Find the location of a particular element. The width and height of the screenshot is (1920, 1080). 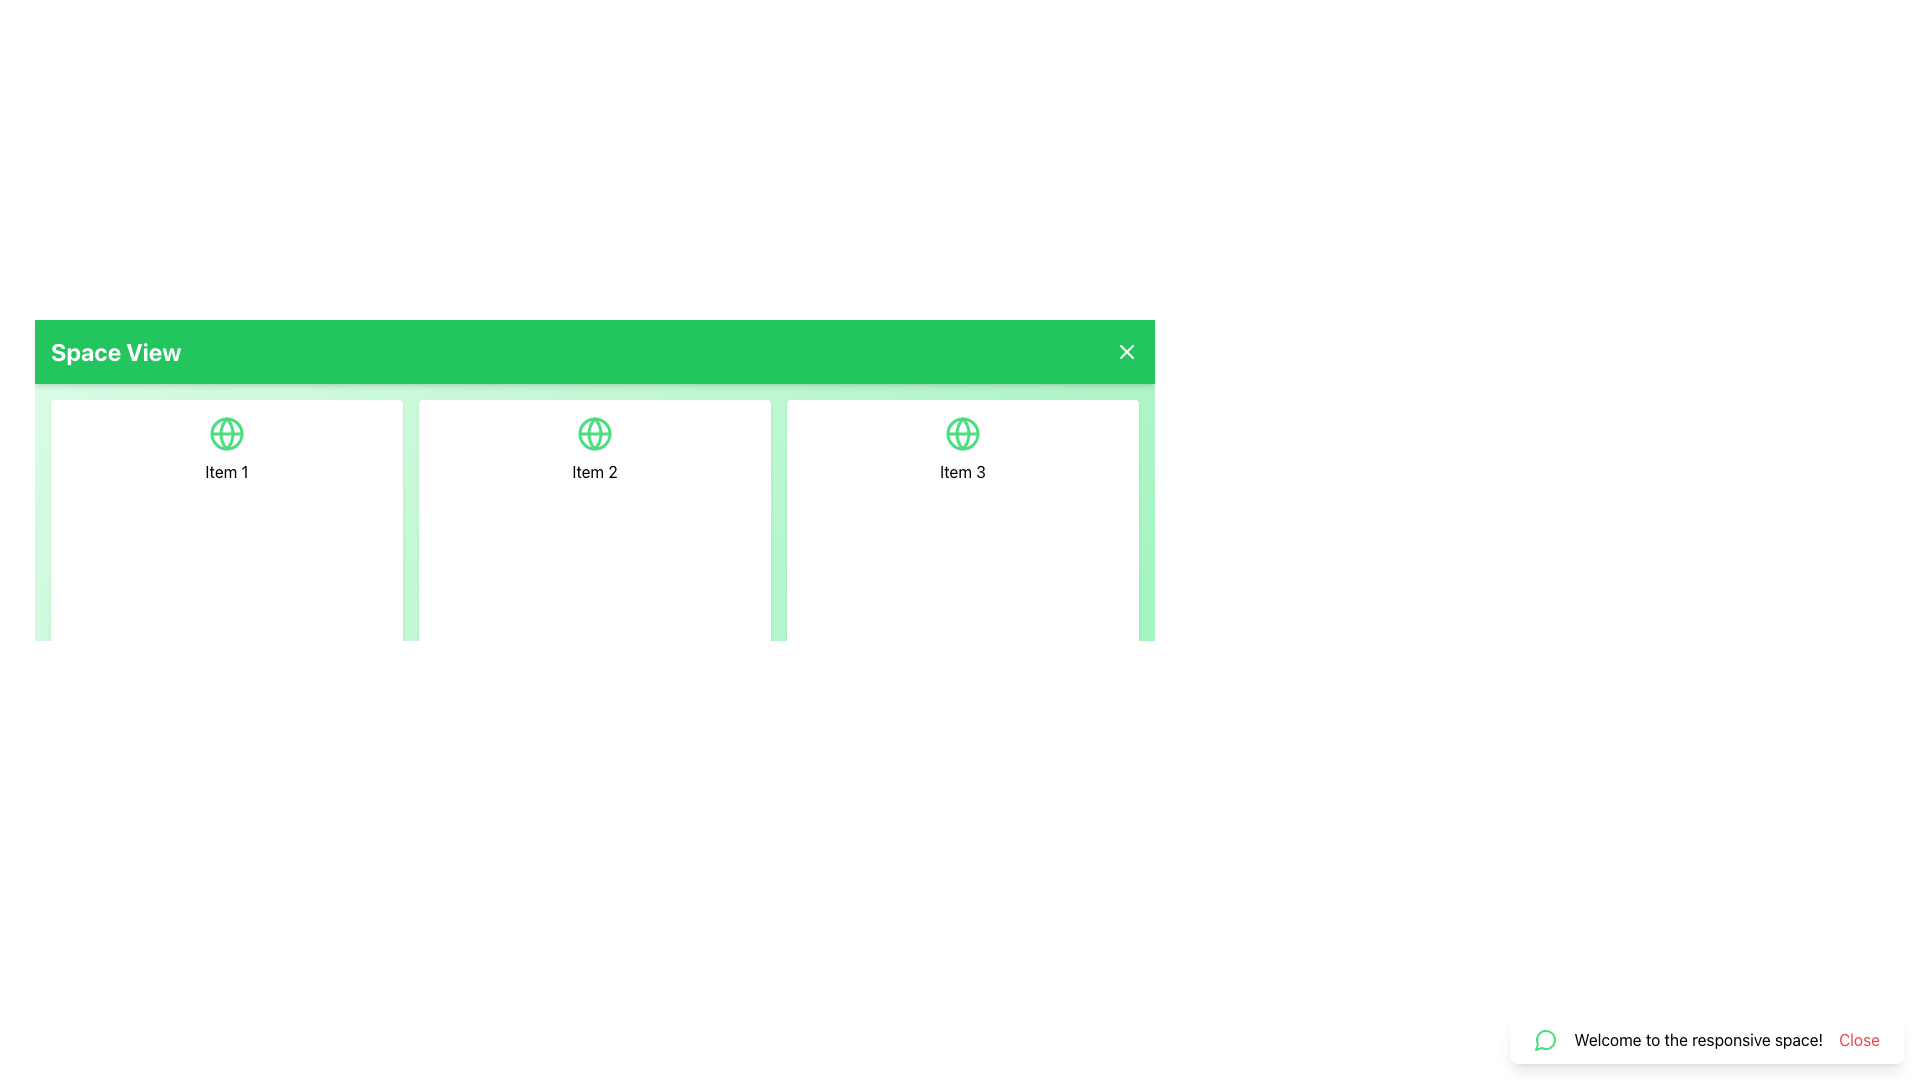

the circular graphical element associated with 'Item 1' in the SVG, located above its label is located at coordinates (226, 433).